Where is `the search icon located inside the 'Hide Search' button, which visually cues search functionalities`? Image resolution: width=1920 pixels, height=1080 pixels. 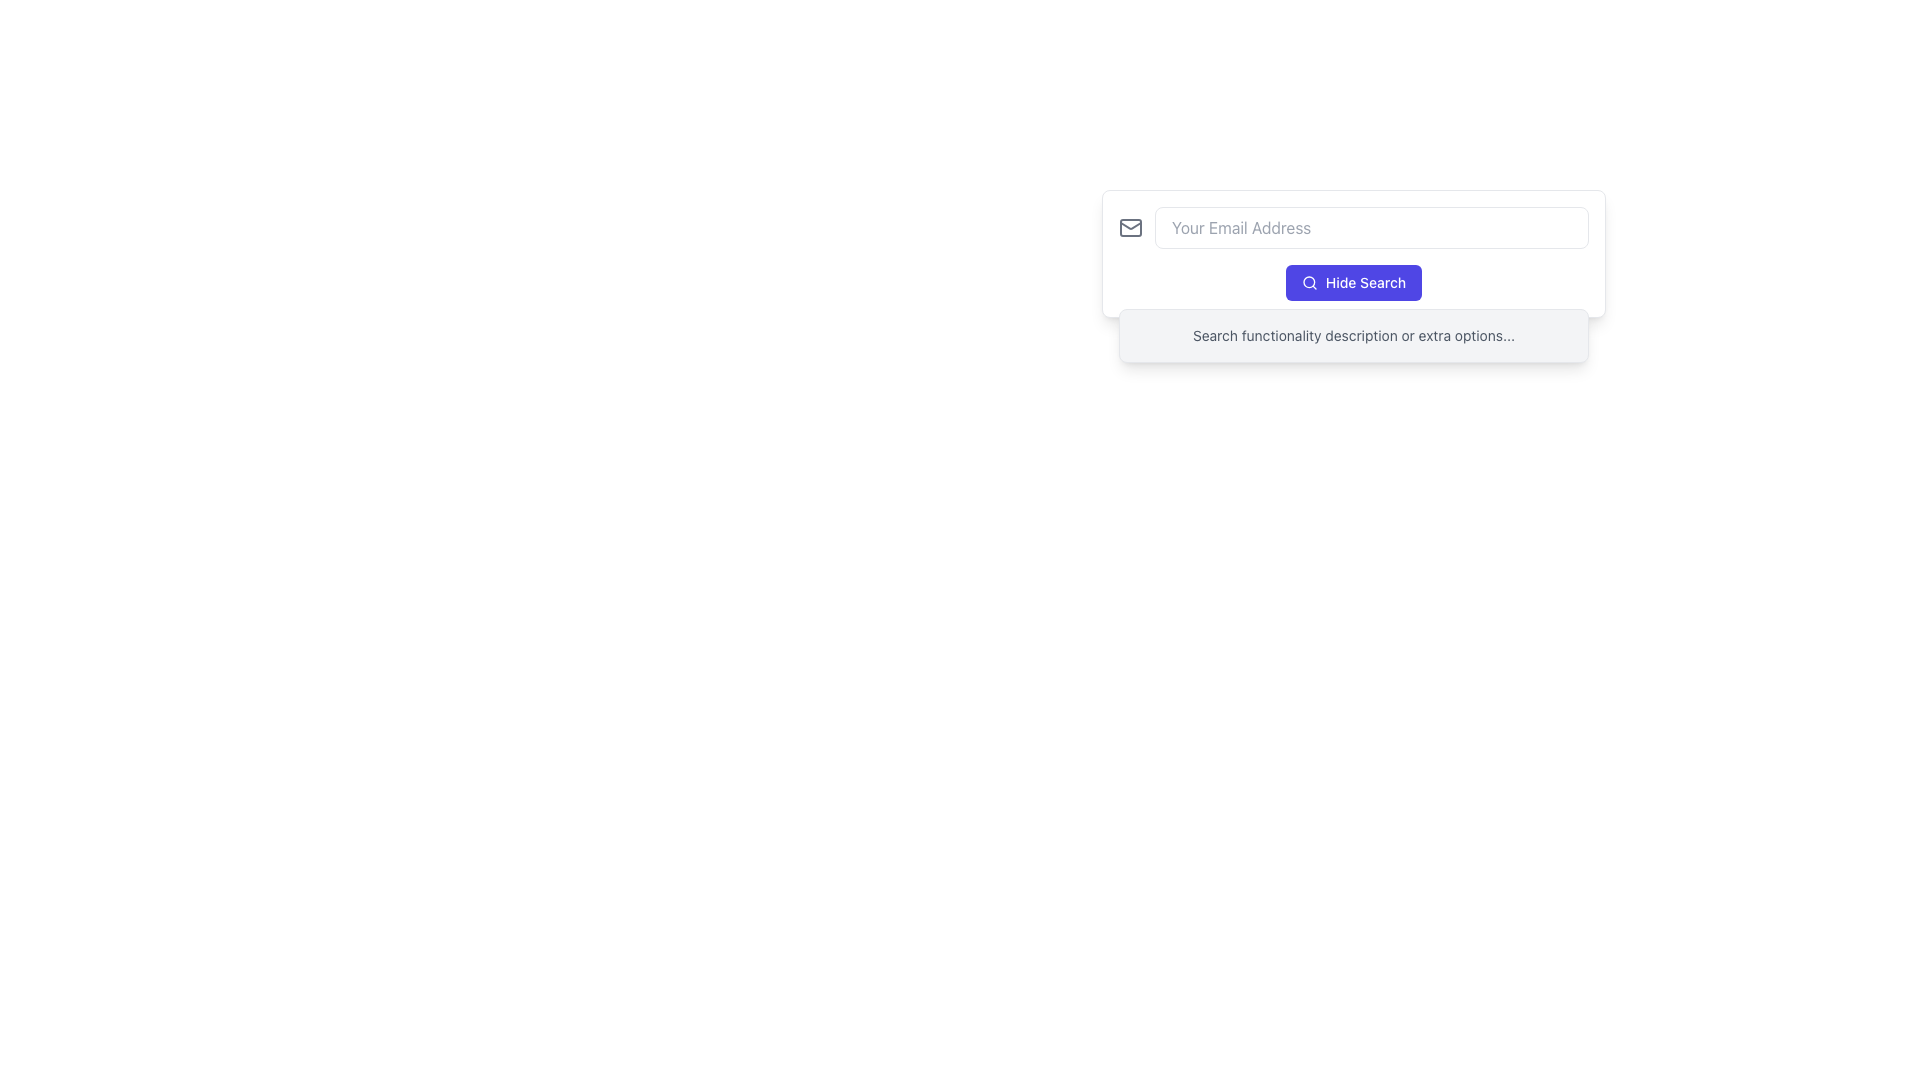
the search icon located inside the 'Hide Search' button, which visually cues search functionalities is located at coordinates (1309, 282).